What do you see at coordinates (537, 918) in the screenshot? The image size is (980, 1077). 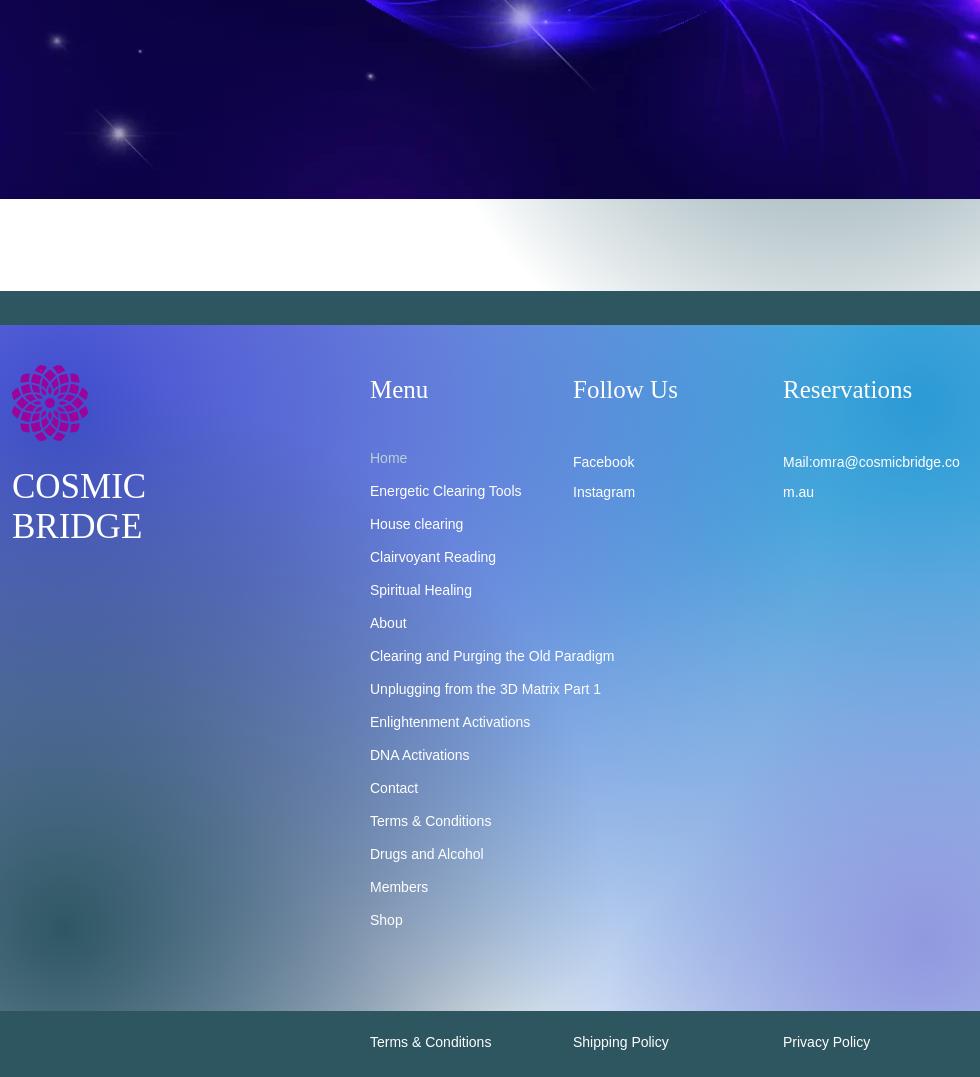 I see `'DNA Activations Level 6'` at bounding box center [537, 918].